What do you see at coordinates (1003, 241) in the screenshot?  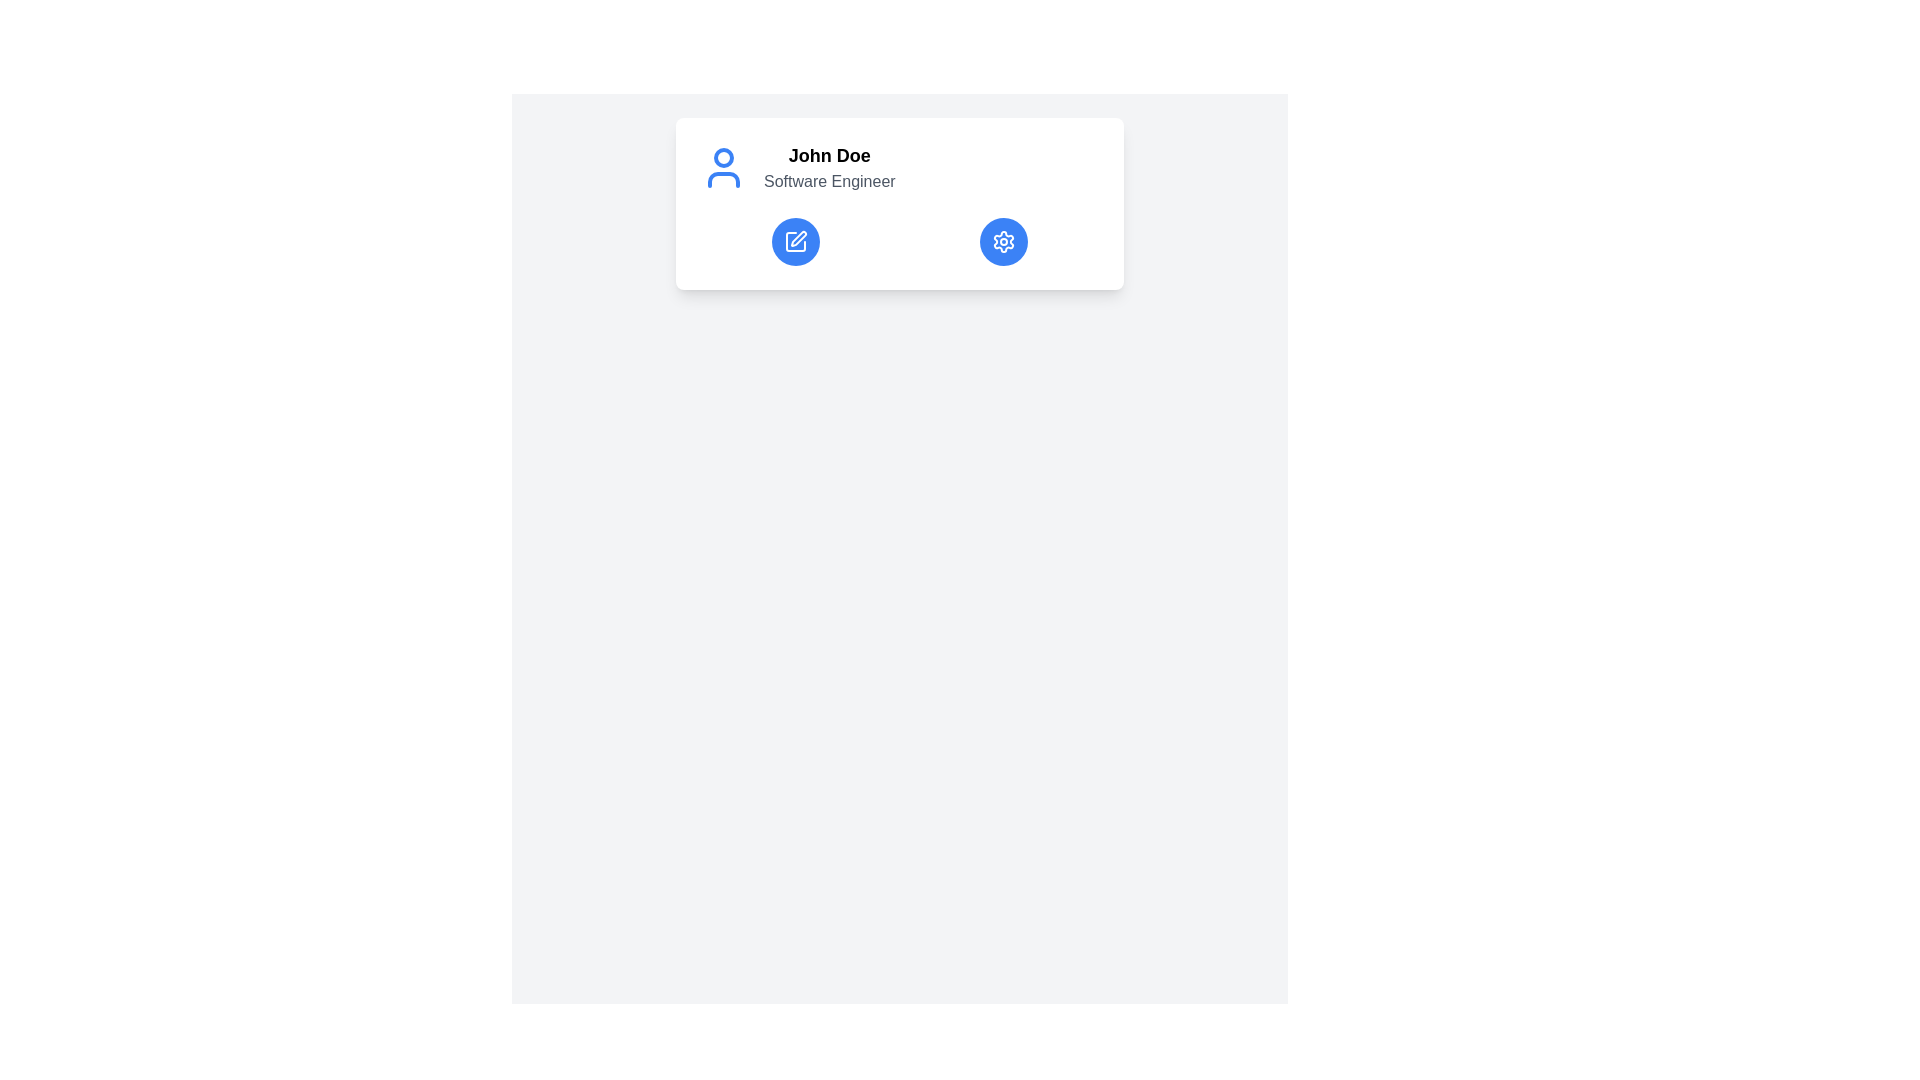 I see `the settings button, which is the second interactive button in a horizontal row within a white card component displaying user information` at bounding box center [1003, 241].